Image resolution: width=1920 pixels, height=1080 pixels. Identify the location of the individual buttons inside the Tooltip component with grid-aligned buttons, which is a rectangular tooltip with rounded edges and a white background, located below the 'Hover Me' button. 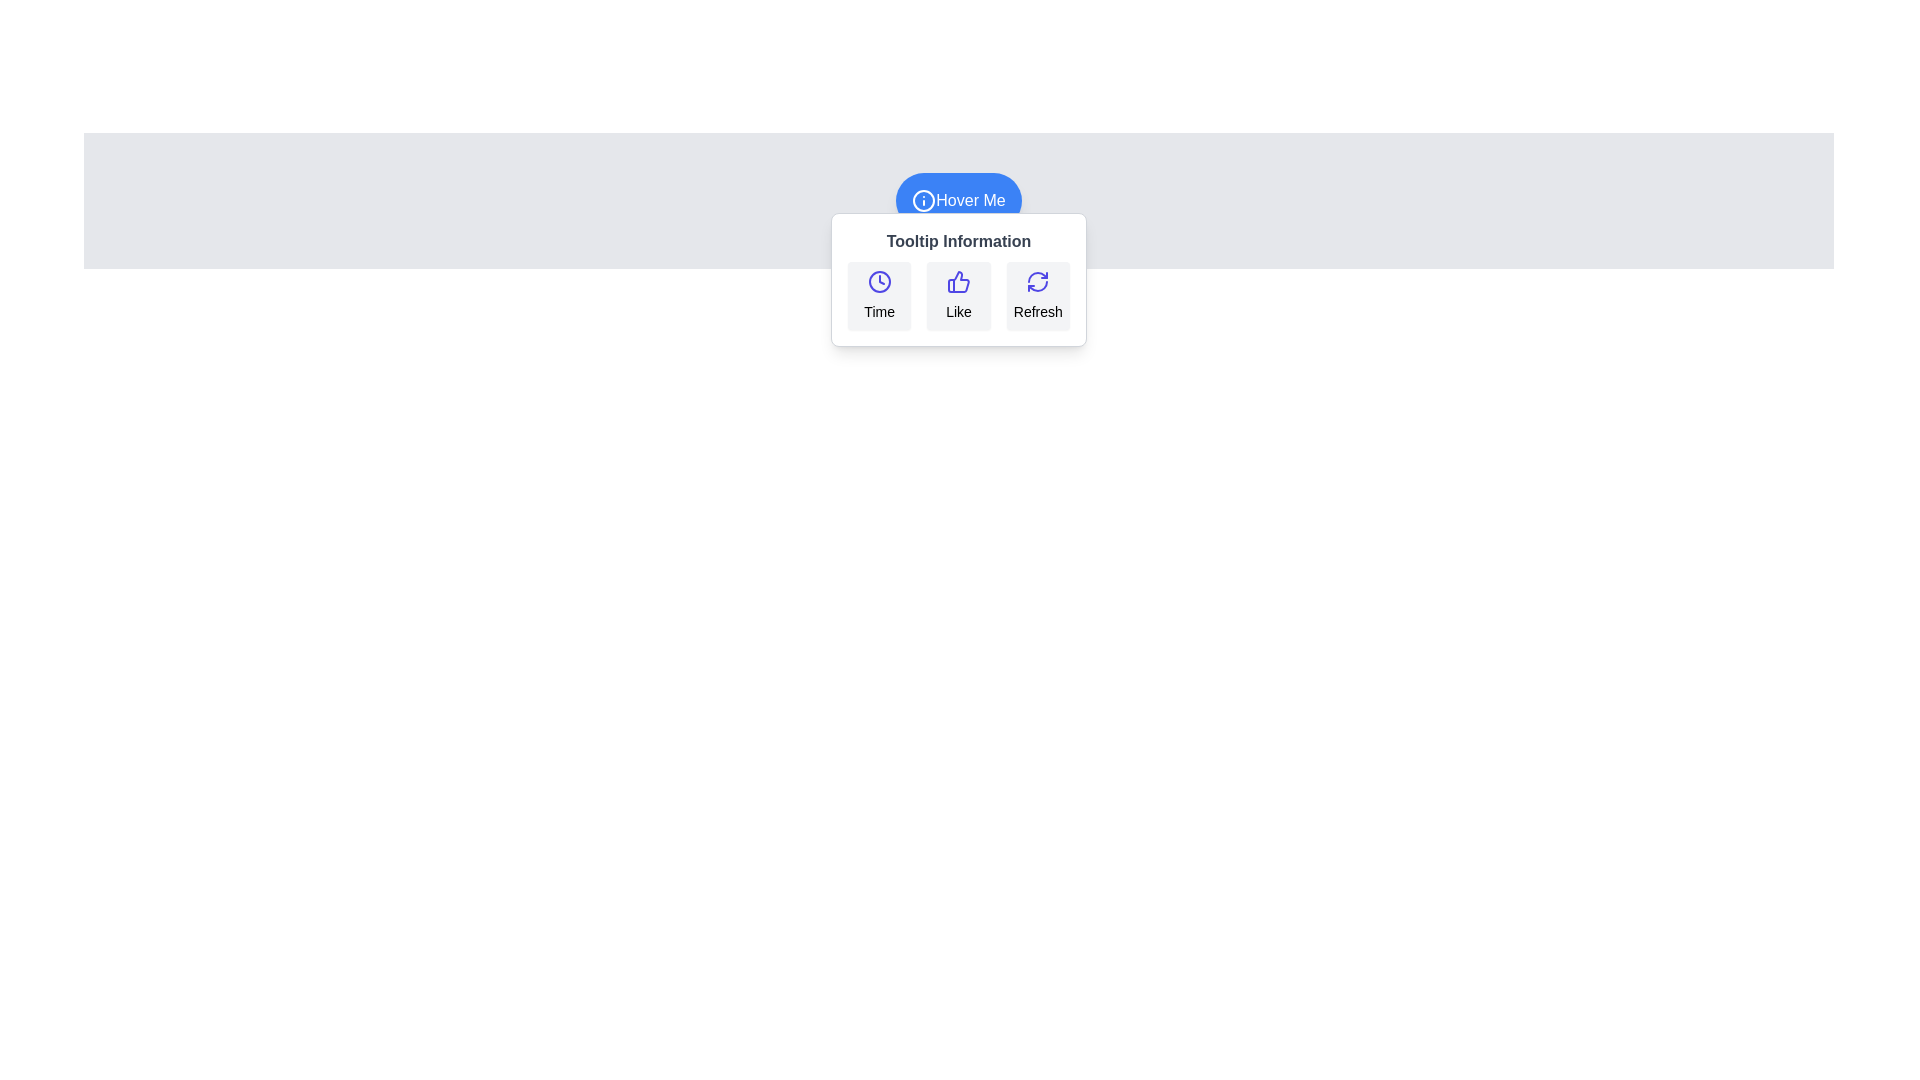
(958, 280).